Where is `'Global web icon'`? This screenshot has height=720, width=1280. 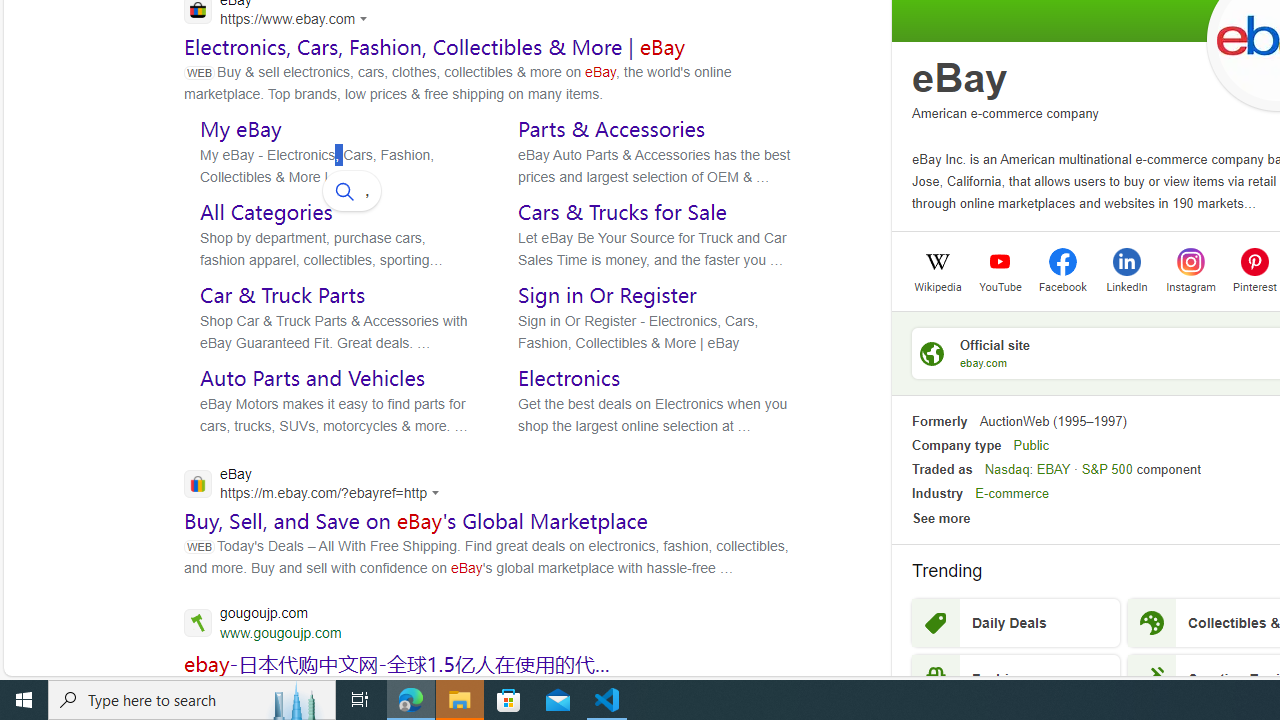 'Global web icon' is located at coordinates (197, 483).